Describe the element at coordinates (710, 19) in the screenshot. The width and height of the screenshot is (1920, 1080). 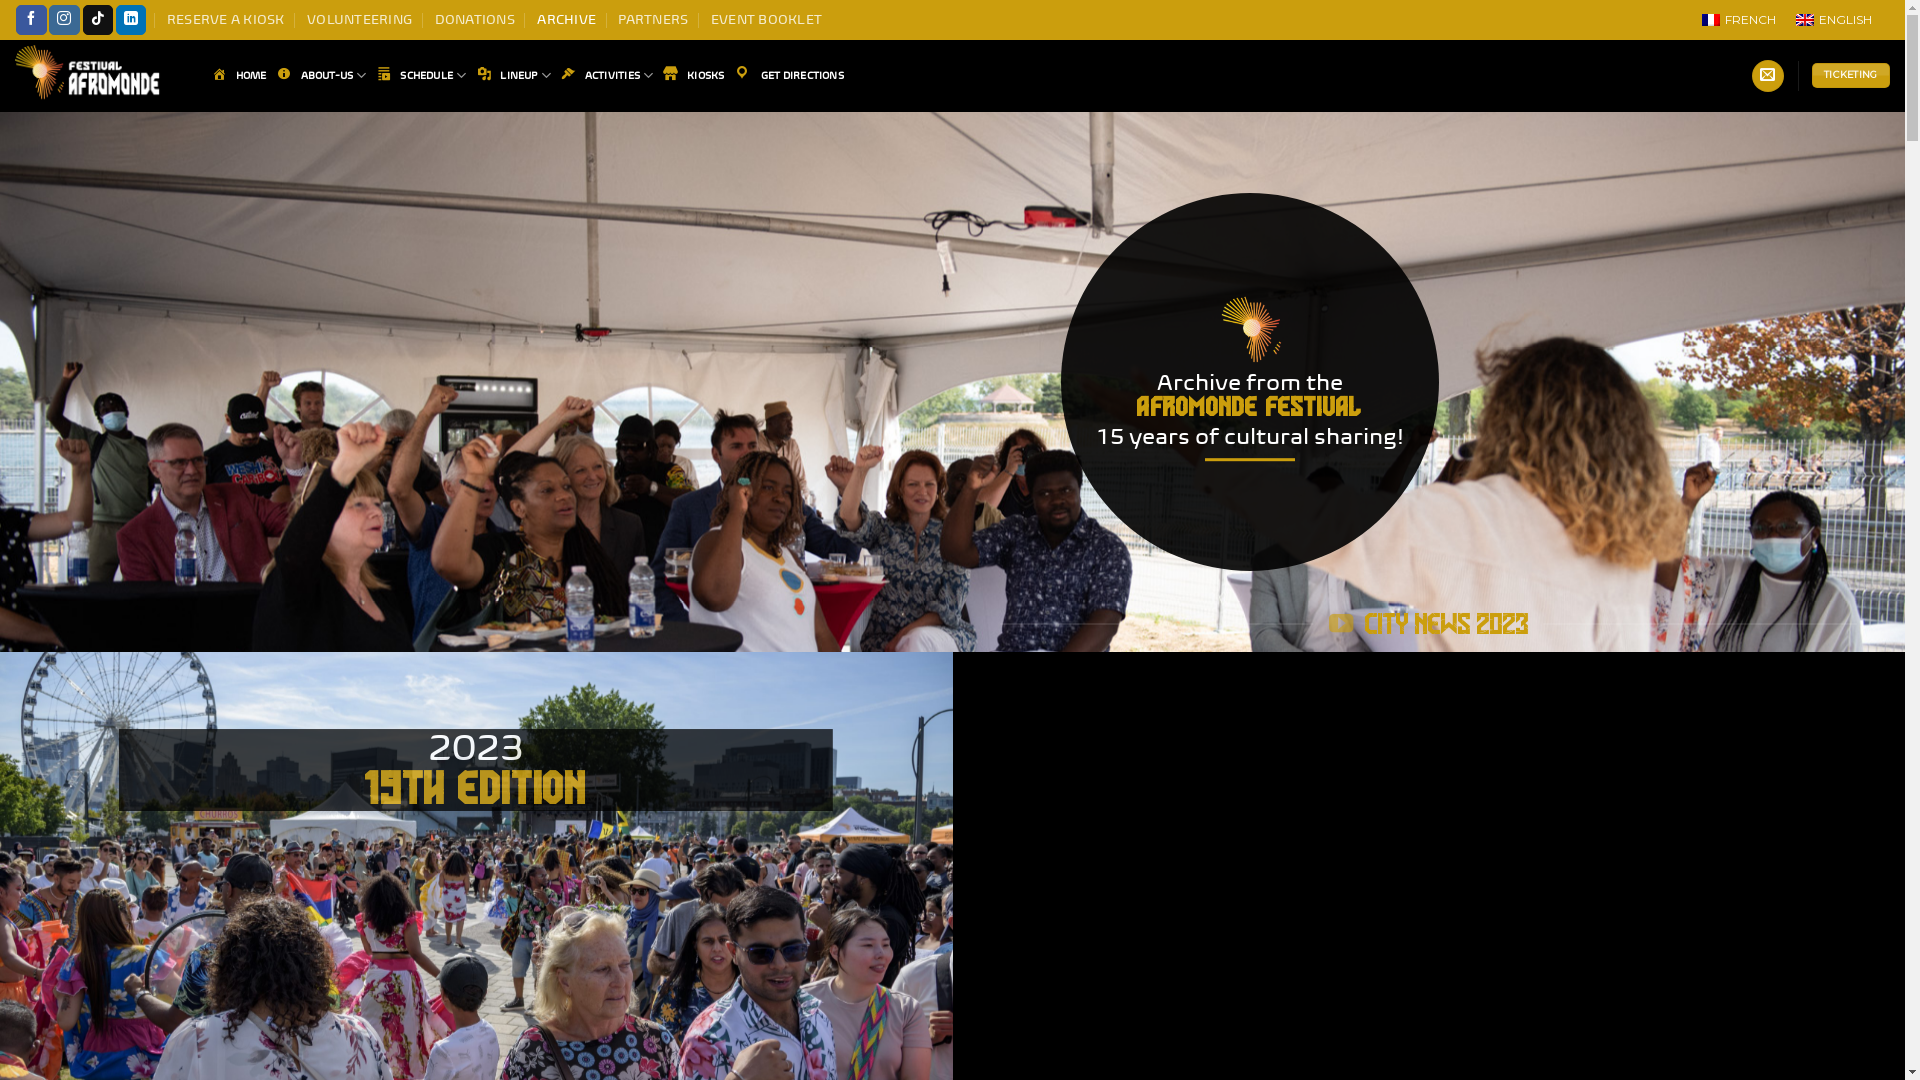
I see `'EVENT BOOKLET'` at that location.